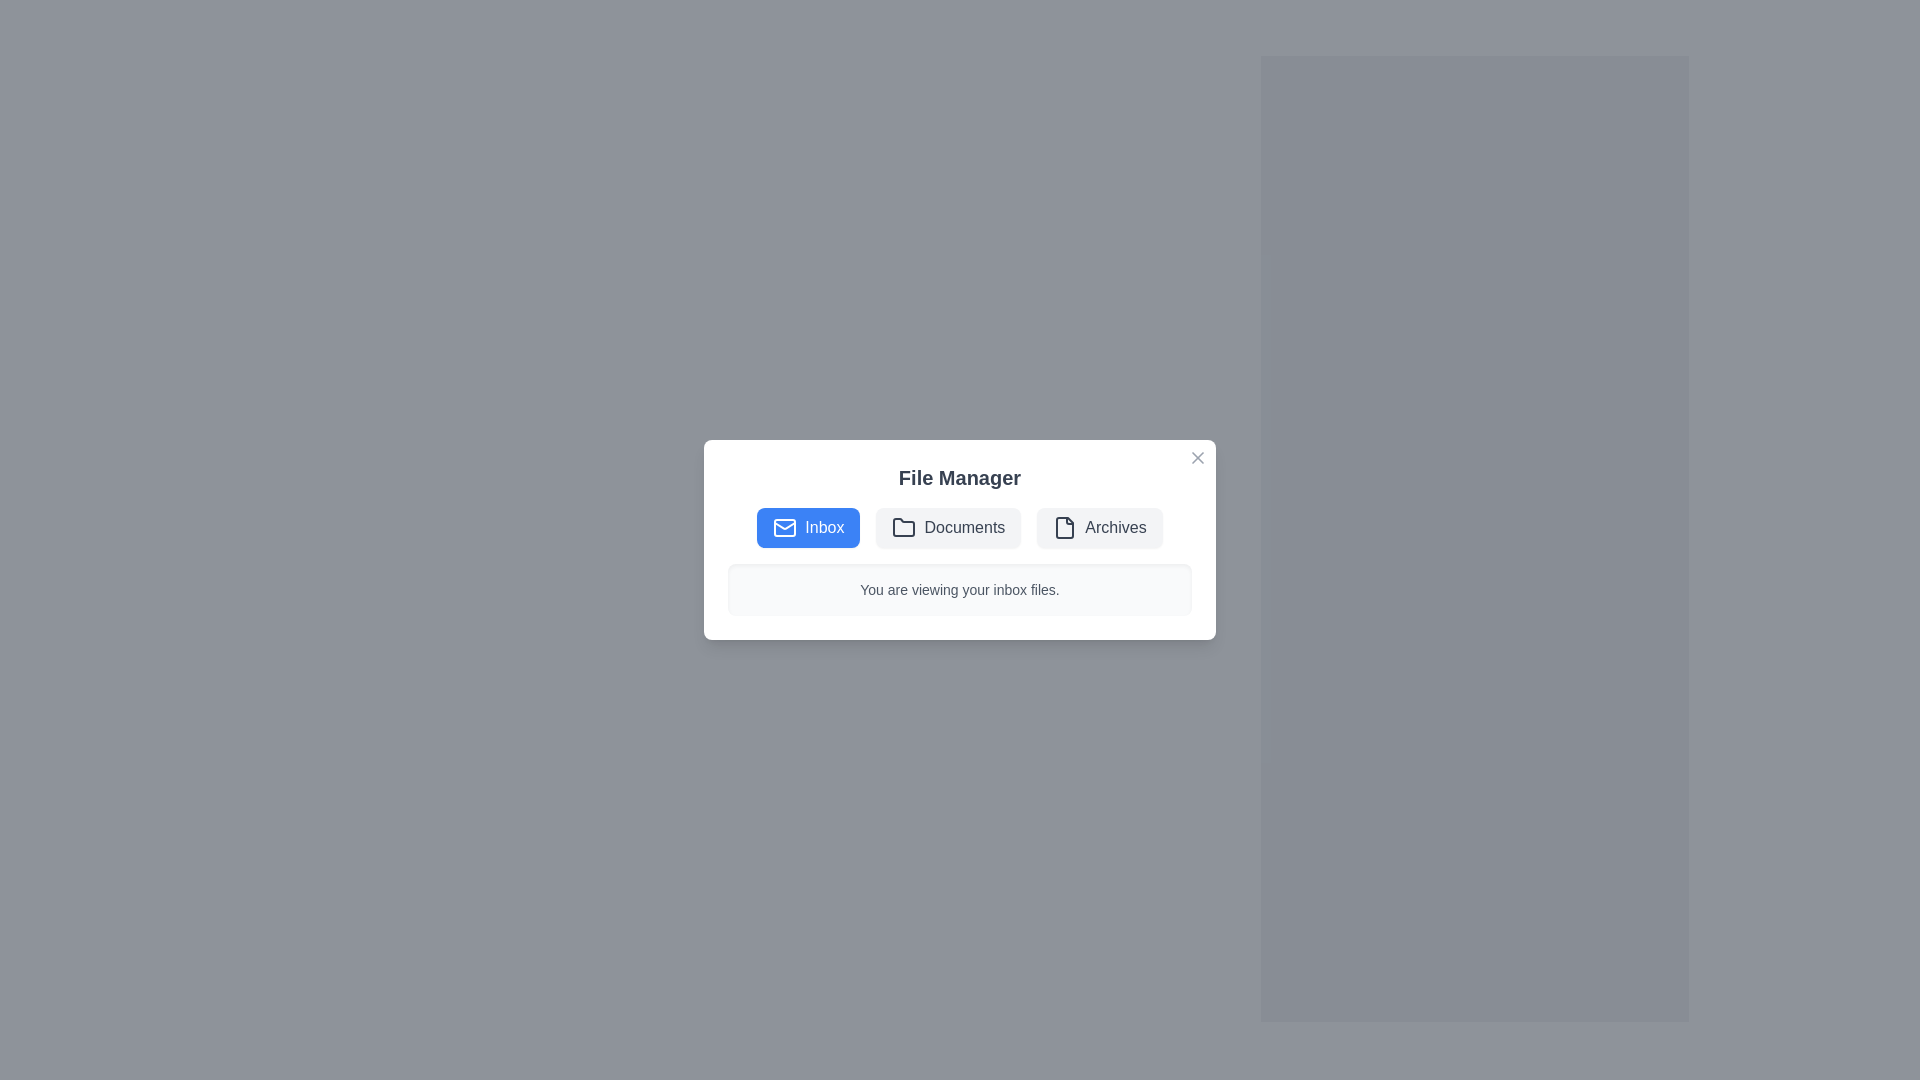  Describe the element at coordinates (808, 527) in the screenshot. I see `the 'Inbox' button, which is a rectangular button with rounded corners, featuring a blue background and a white envelope icon, located in the 'File Manager' modal box` at that location.